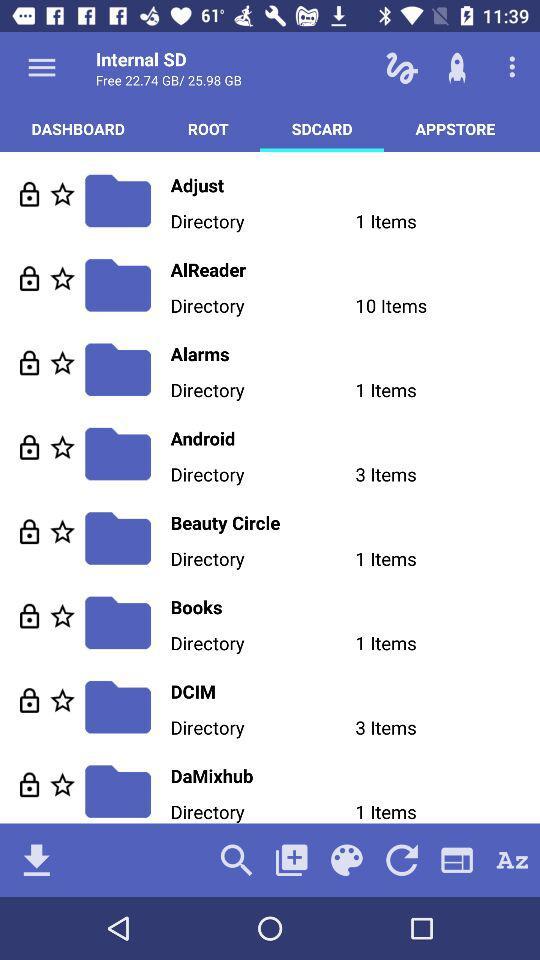 The width and height of the screenshot is (540, 960). I want to click on books, so click(354, 606).